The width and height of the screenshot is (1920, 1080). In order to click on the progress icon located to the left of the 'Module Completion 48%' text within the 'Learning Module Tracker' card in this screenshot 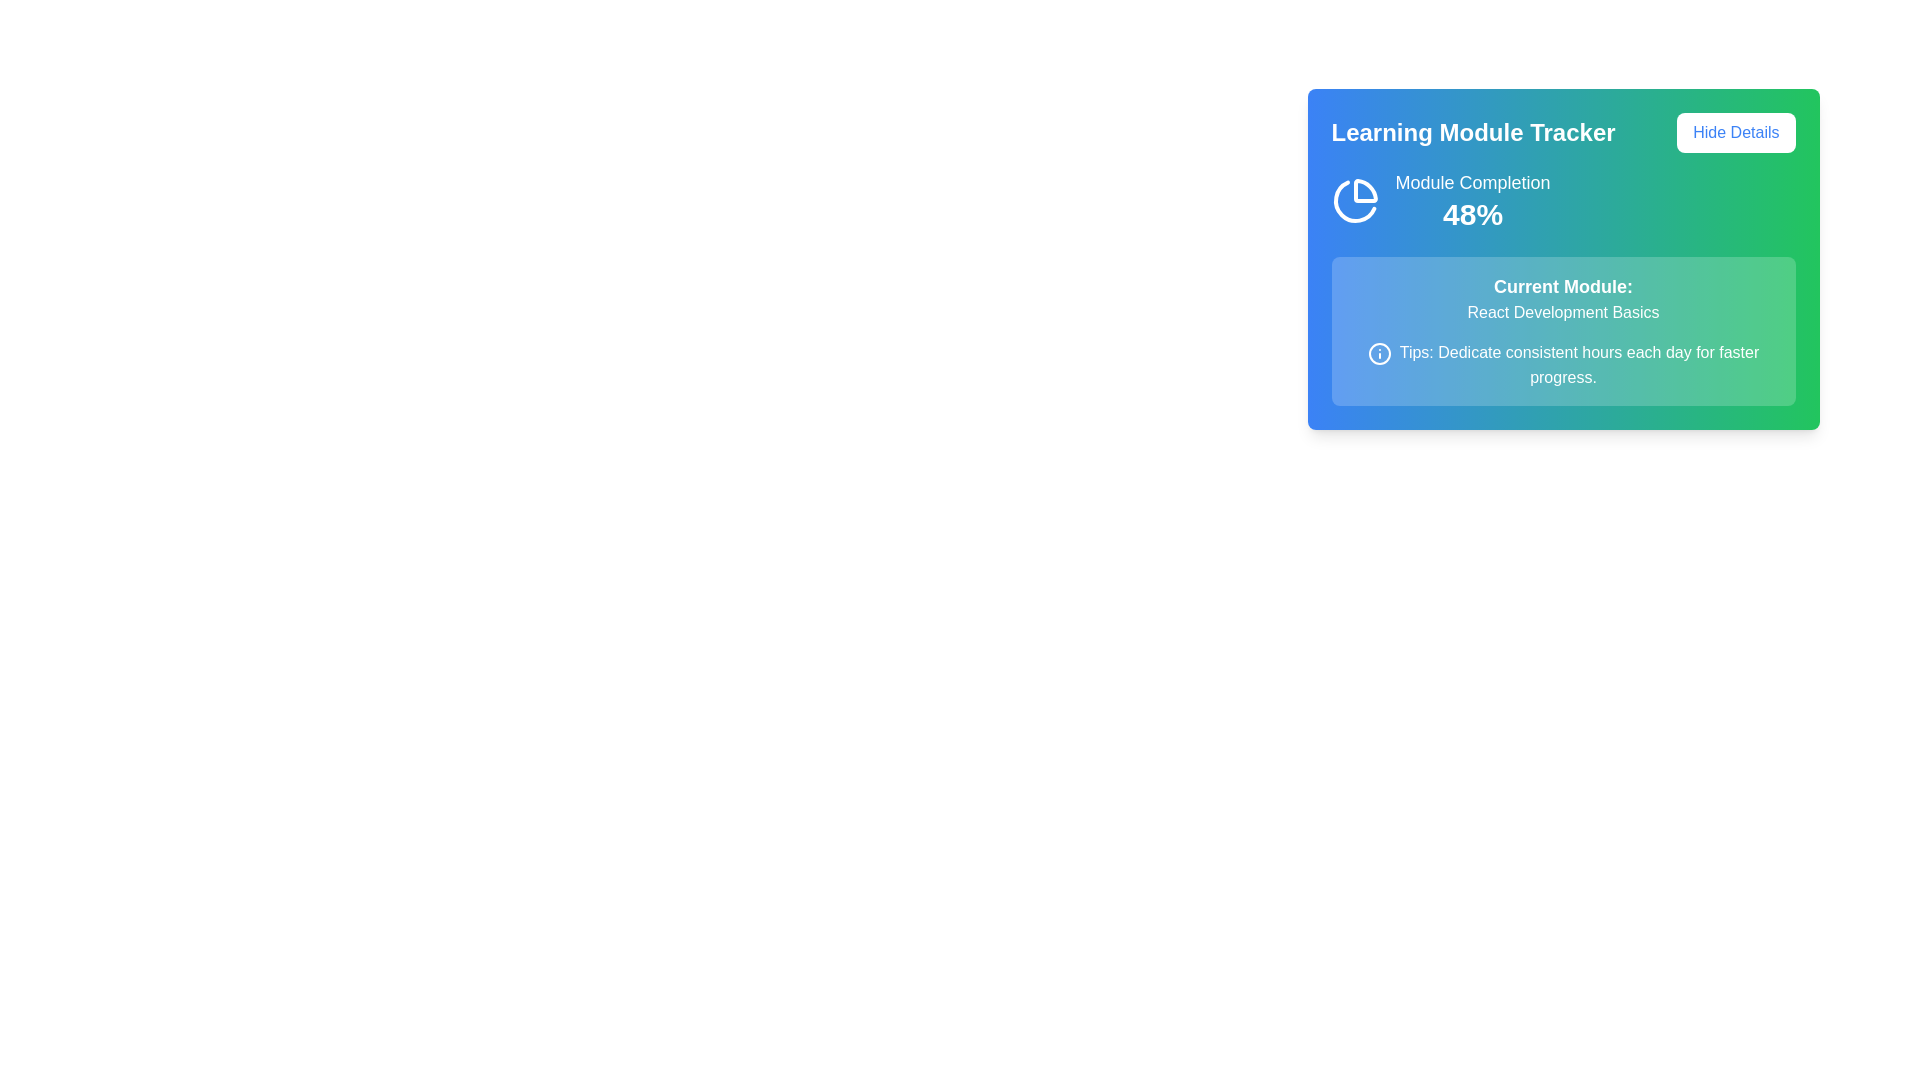, I will do `click(1355, 200)`.